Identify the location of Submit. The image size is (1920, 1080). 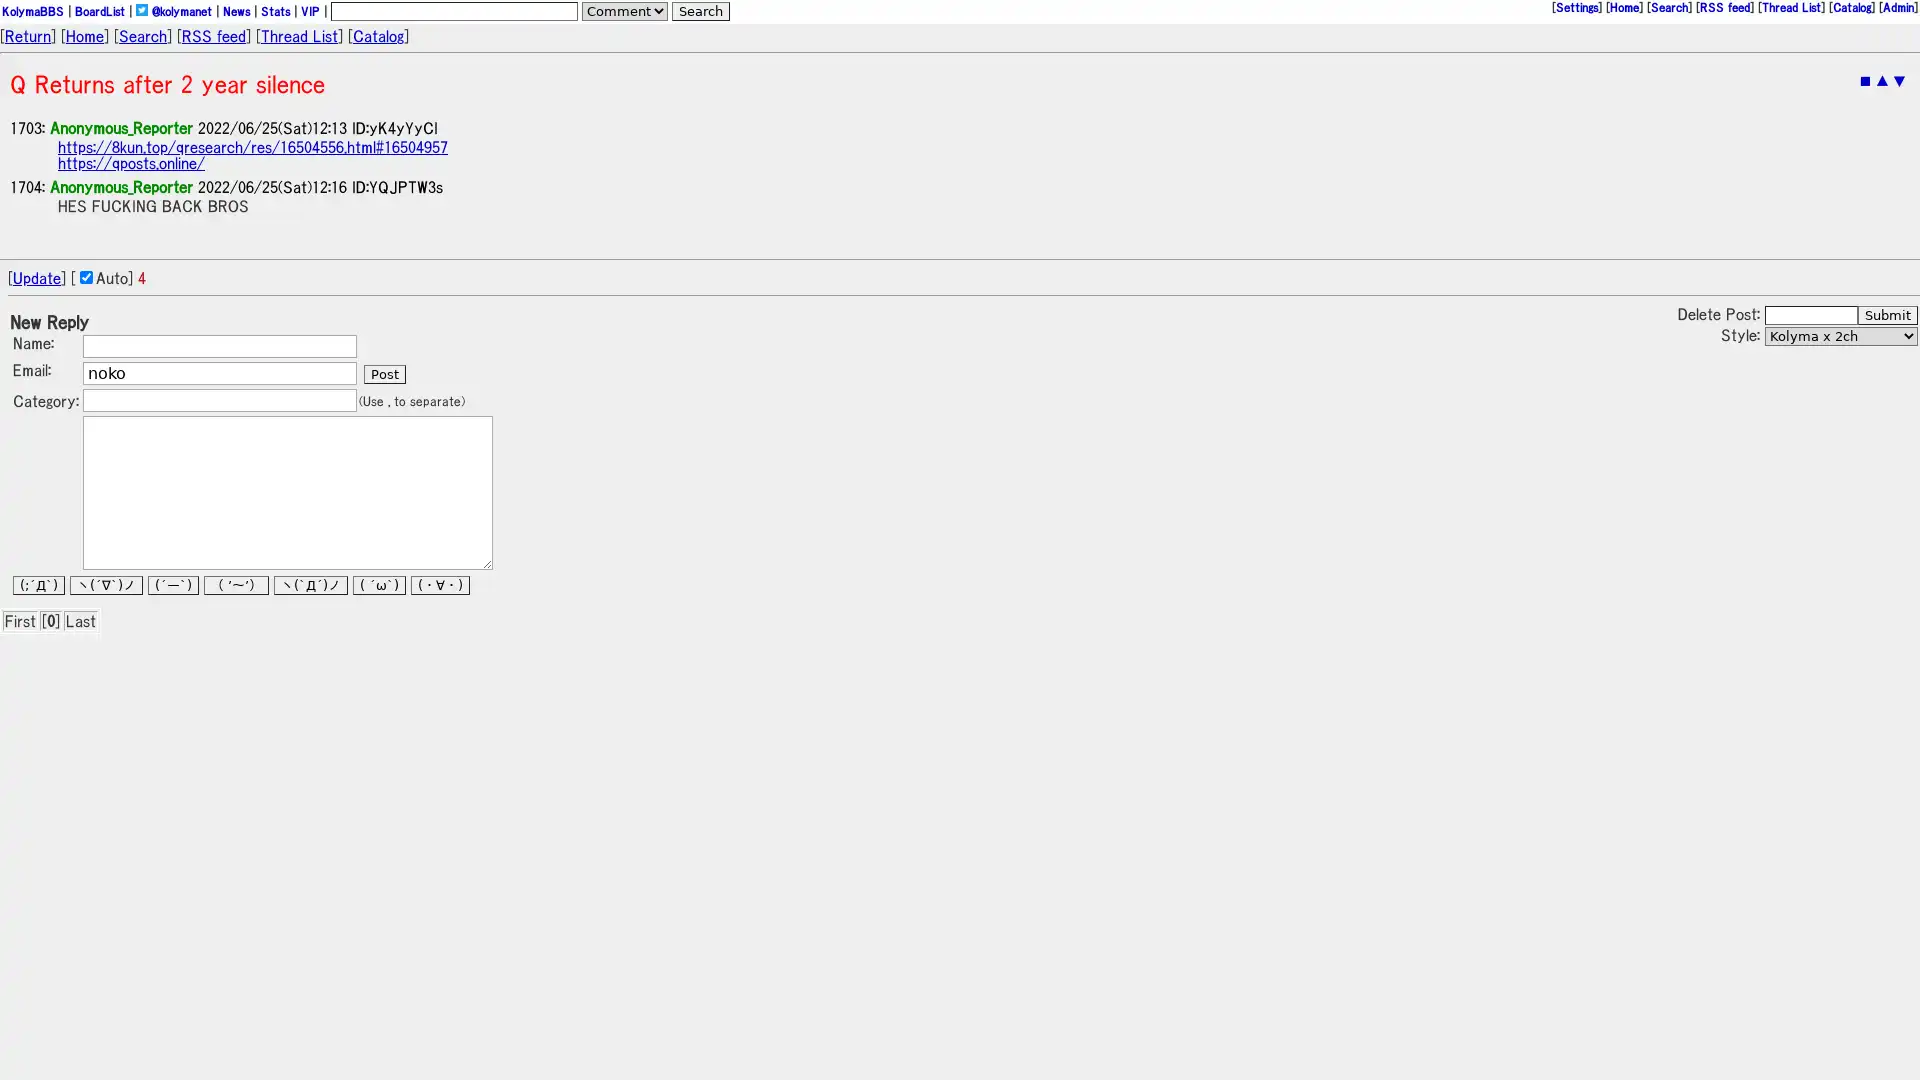
(1886, 315).